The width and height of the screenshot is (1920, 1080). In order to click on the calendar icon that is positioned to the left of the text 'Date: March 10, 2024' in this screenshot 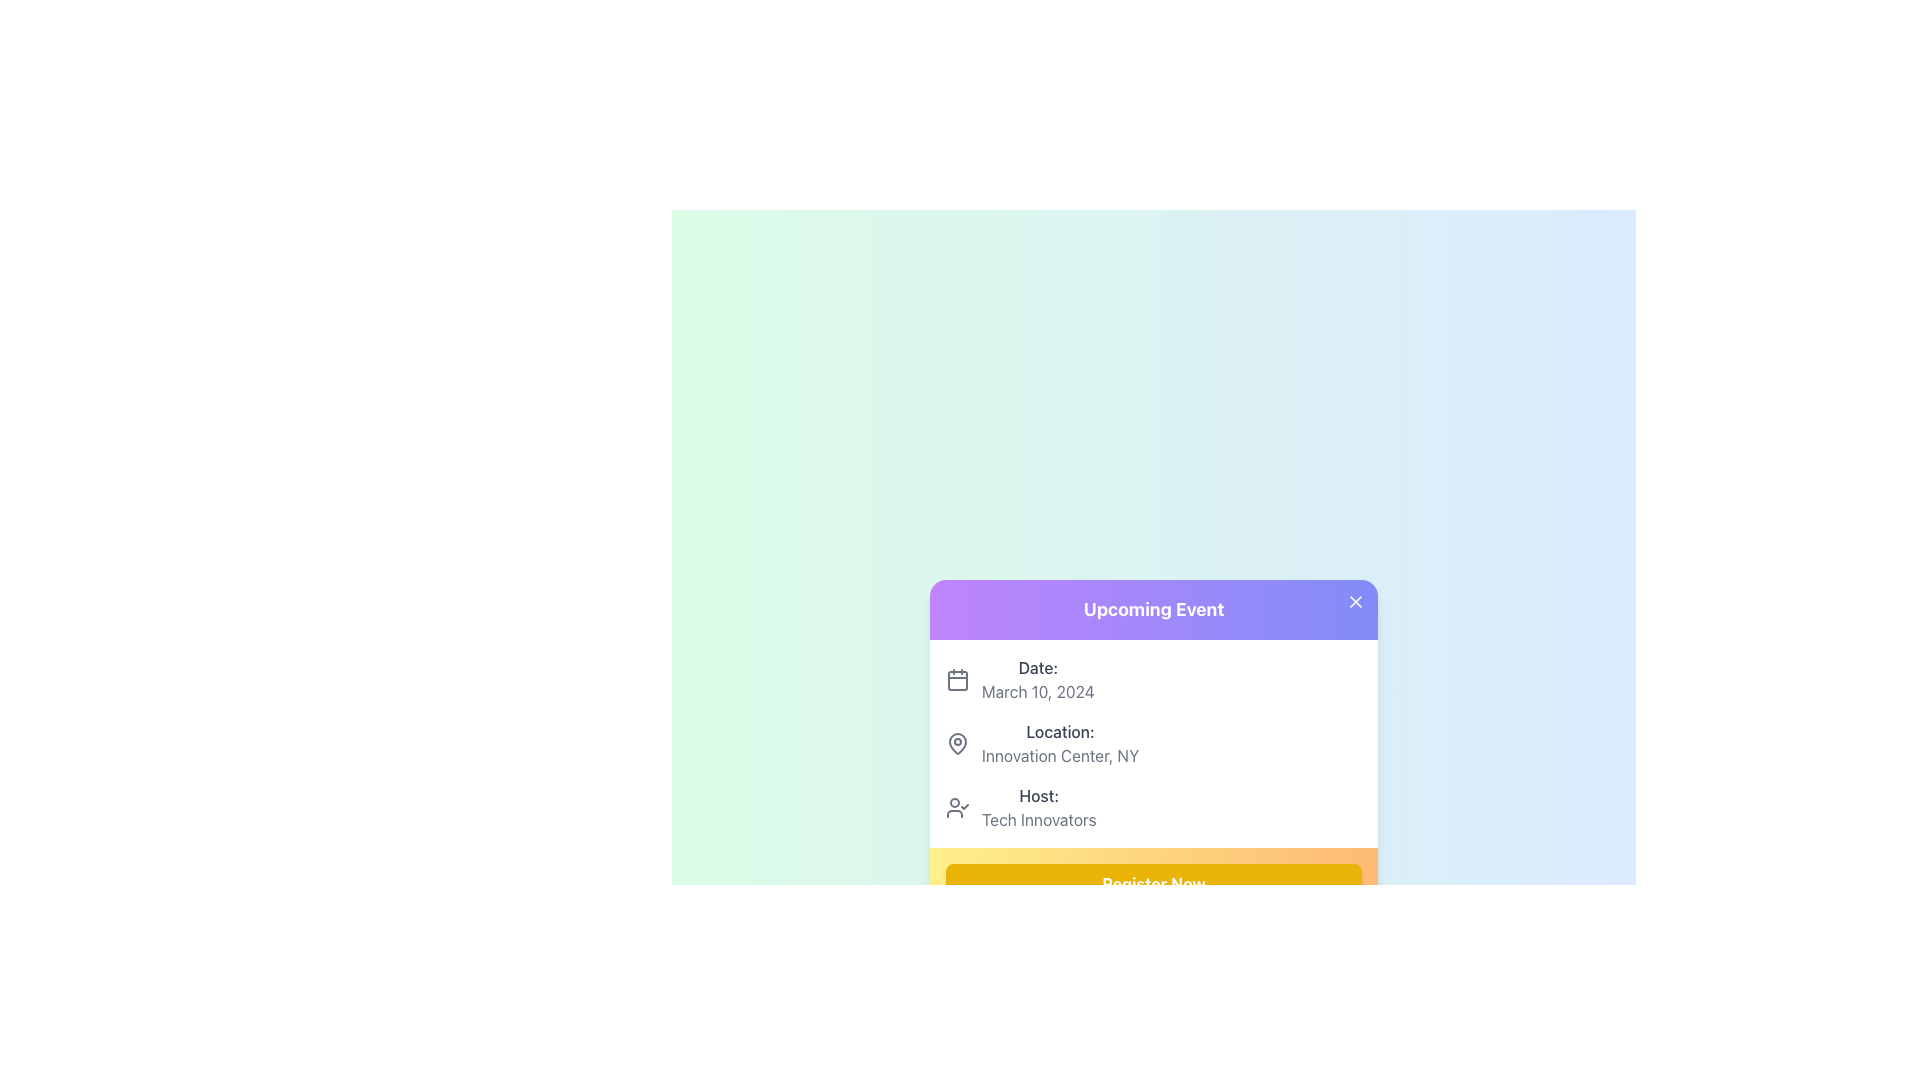, I will do `click(957, 678)`.